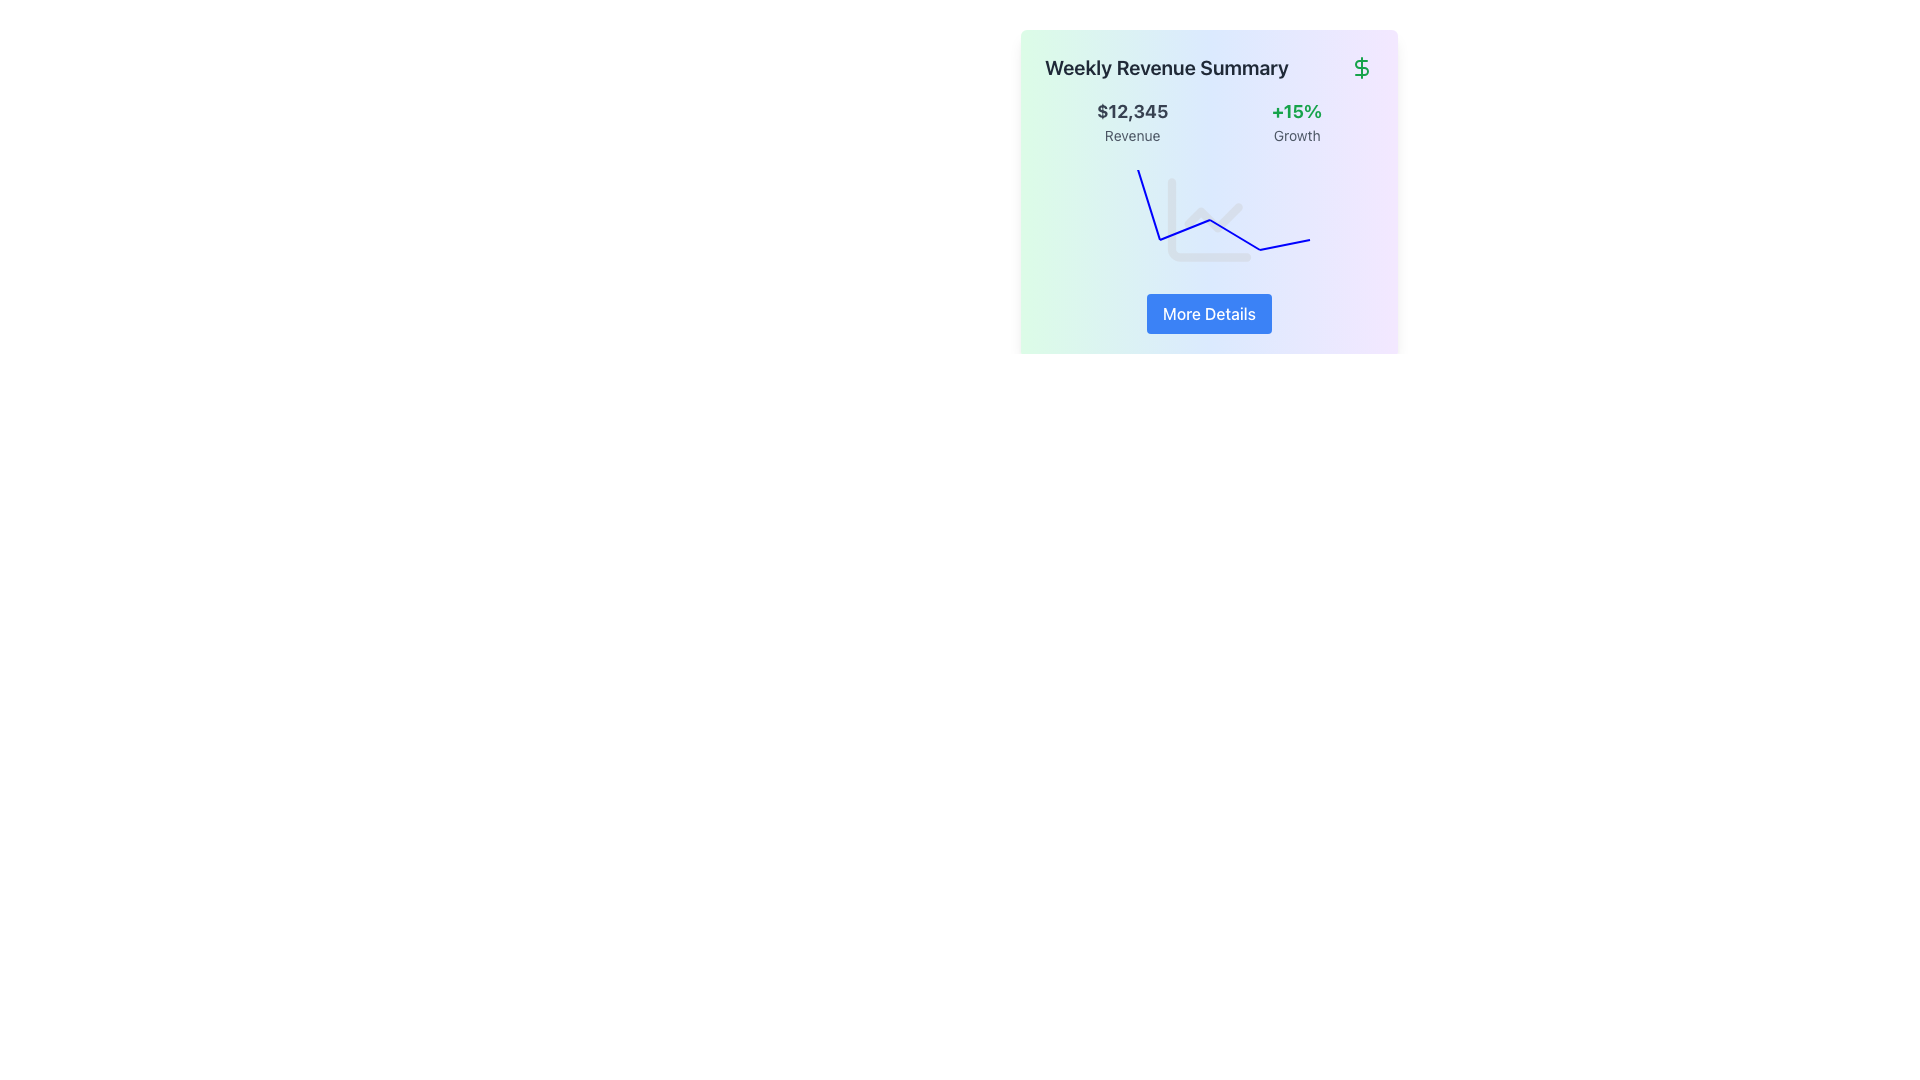  What do you see at coordinates (1212, 217) in the screenshot?
I see `the zigzag line icon representing a line-graph style in the revenue summary card, located below the revenue metrics and above the 'More Details' button` at bounding box center [1212, 217].